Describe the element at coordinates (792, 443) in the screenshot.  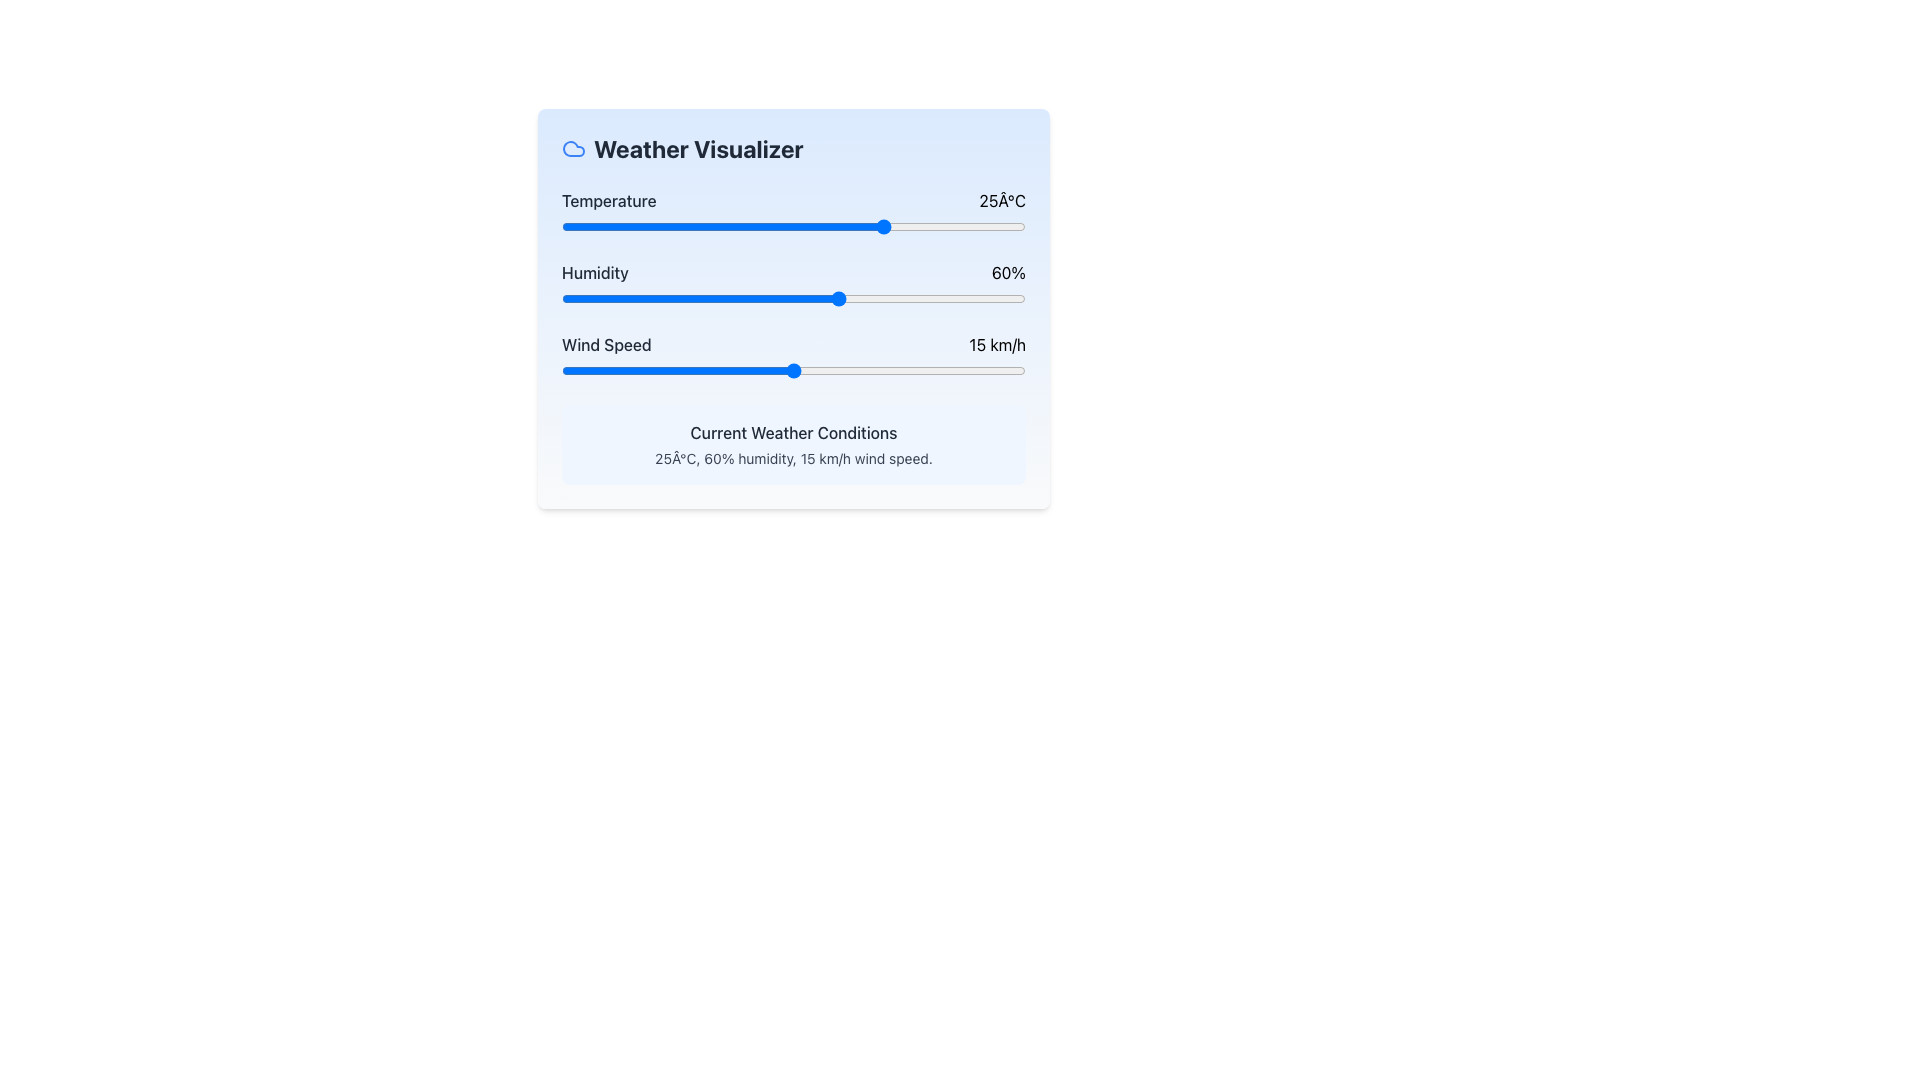
I see `the text block displaying the current weather conditions, which includes details like temperature, humidity, and wind speed, styled with a blue background and rounded corners` at that location.